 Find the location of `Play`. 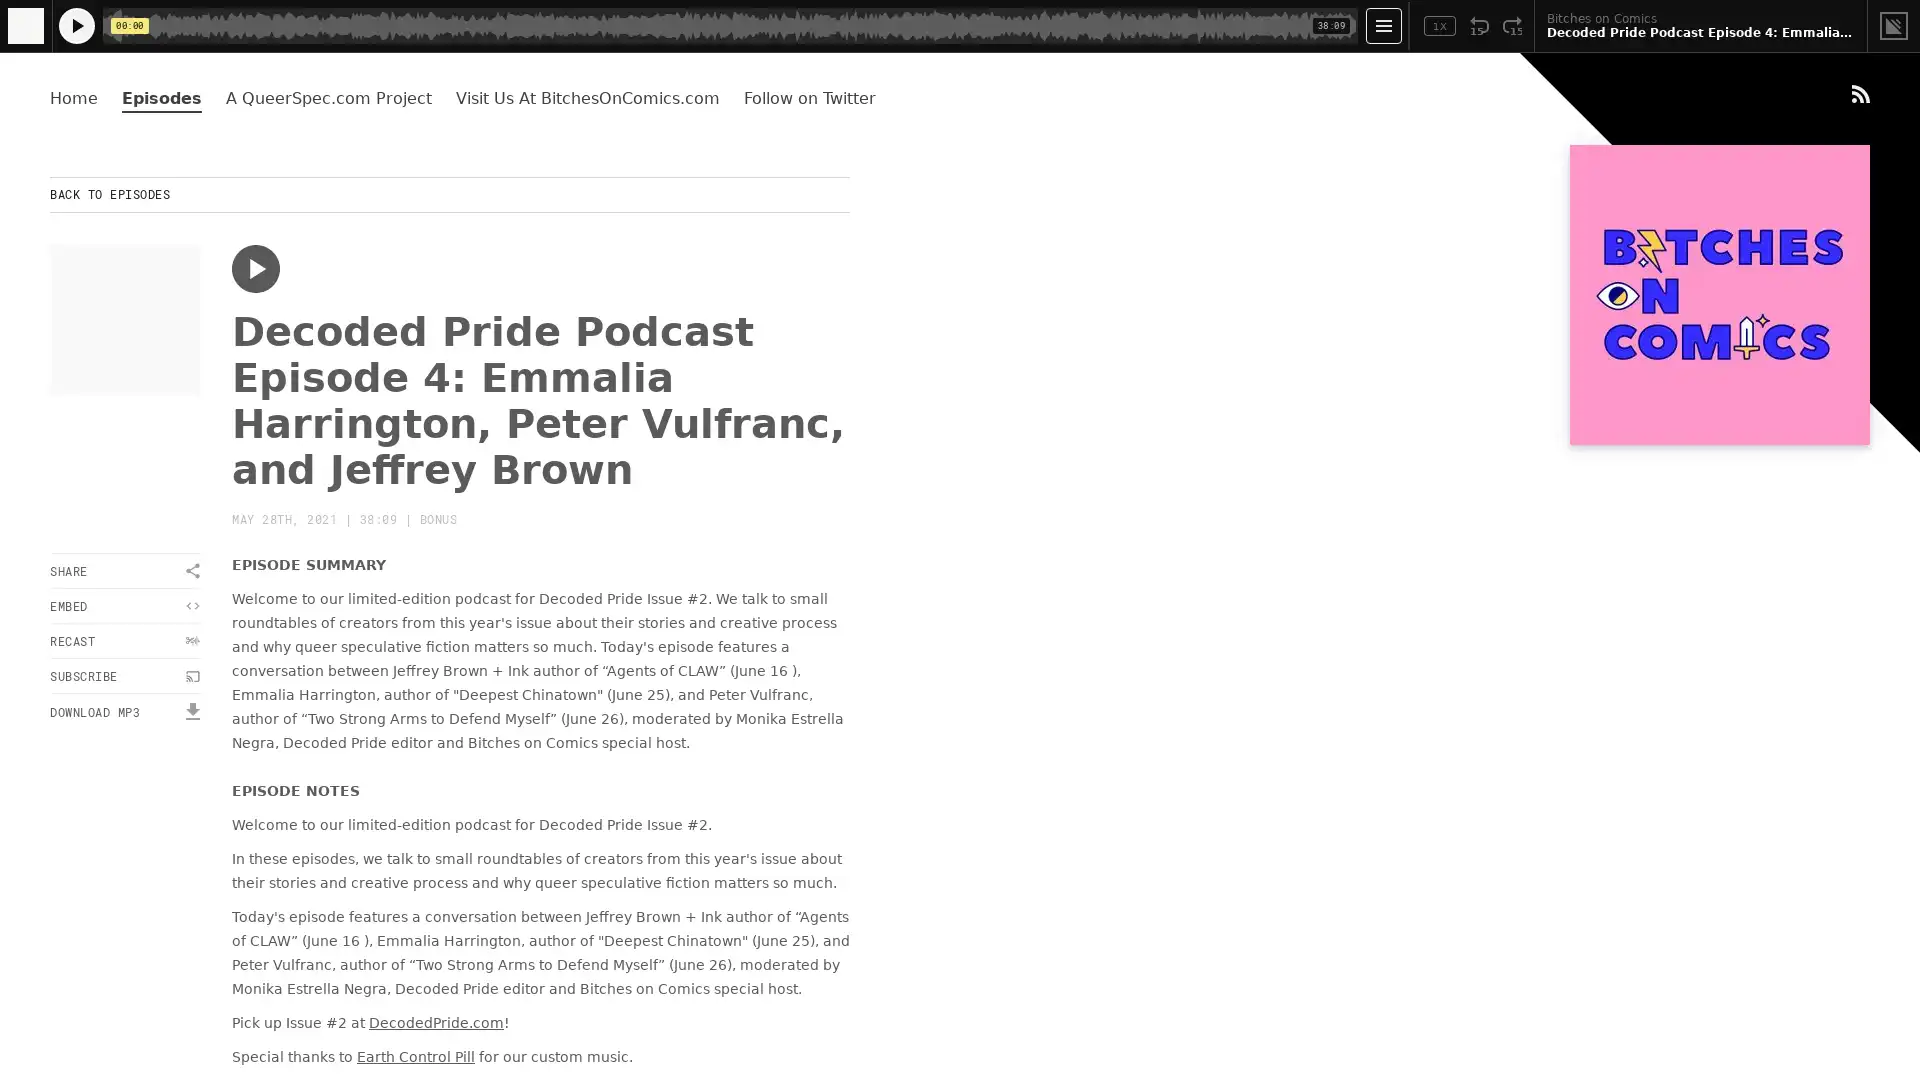

Play is located at coordinates (254, 268).